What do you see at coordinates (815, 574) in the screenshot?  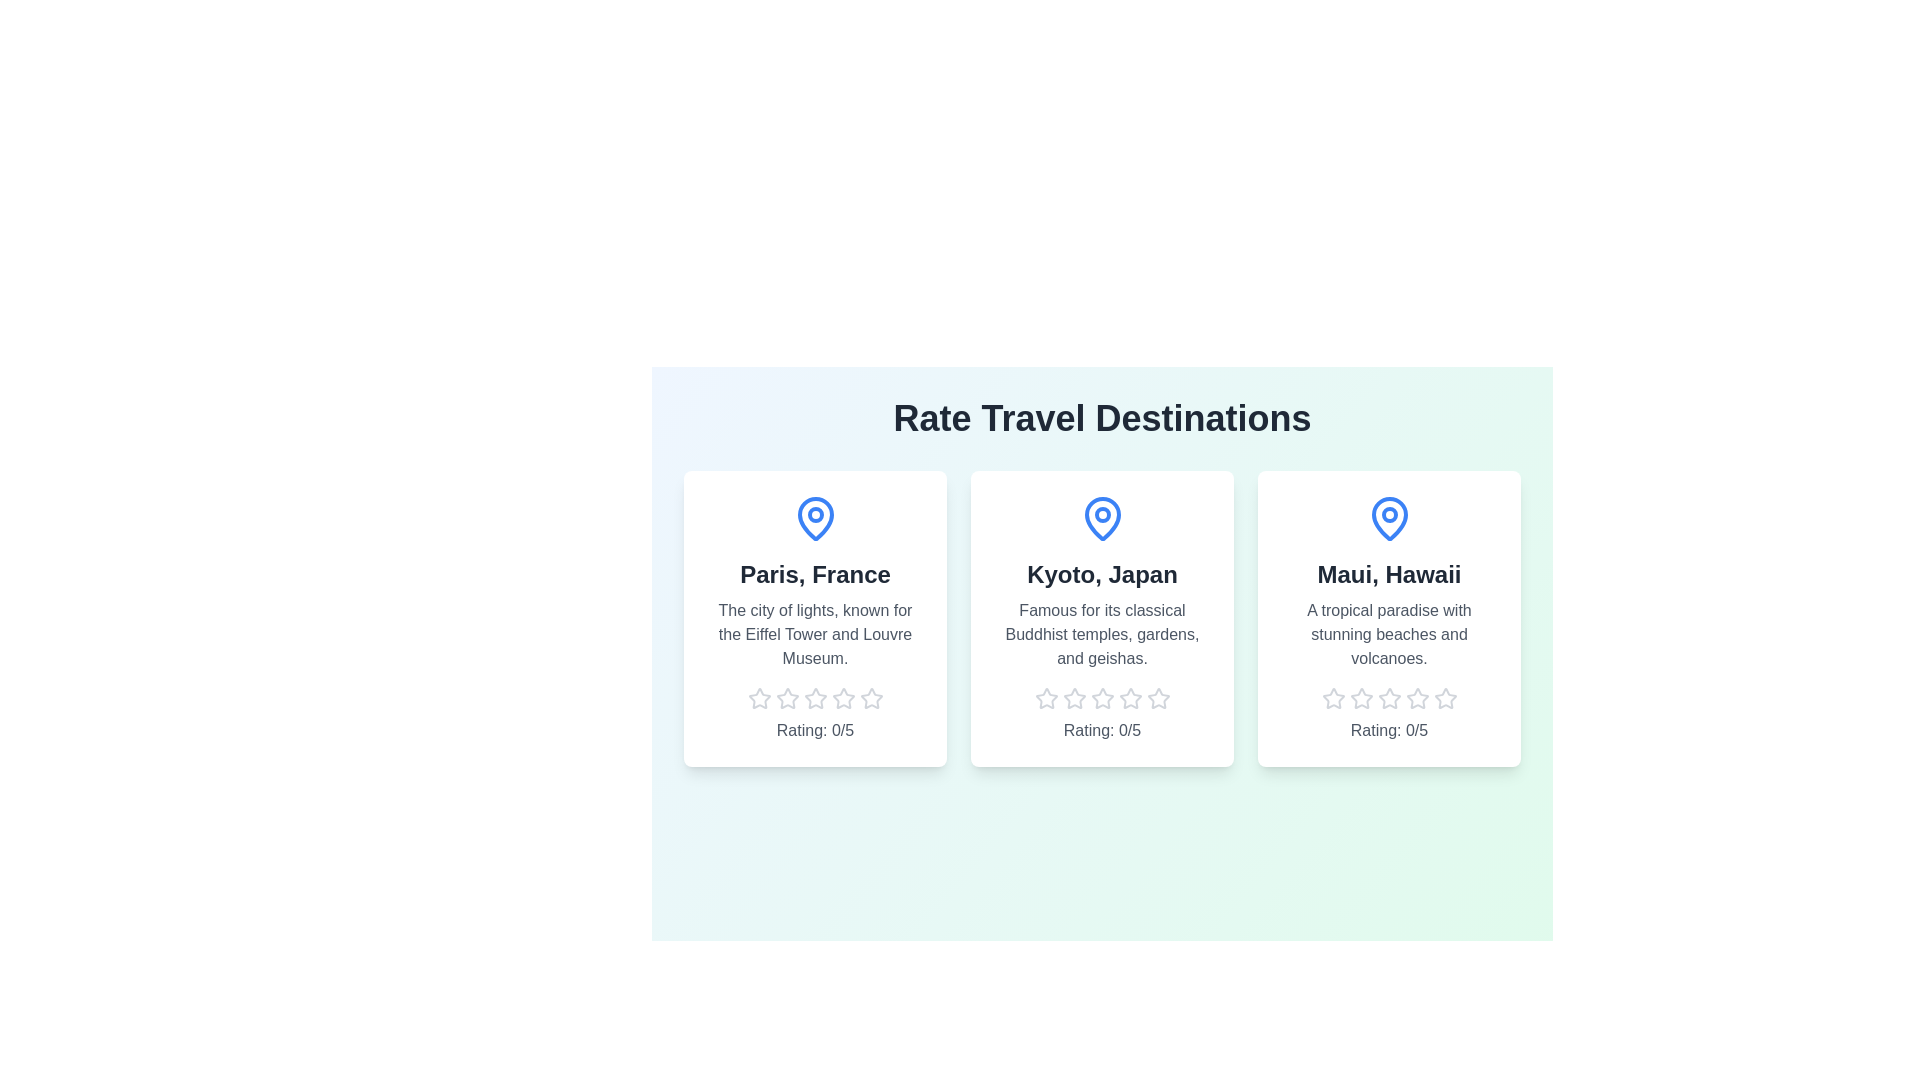 I see `the destination card to view its name and location` at bounding box center [815, 574].